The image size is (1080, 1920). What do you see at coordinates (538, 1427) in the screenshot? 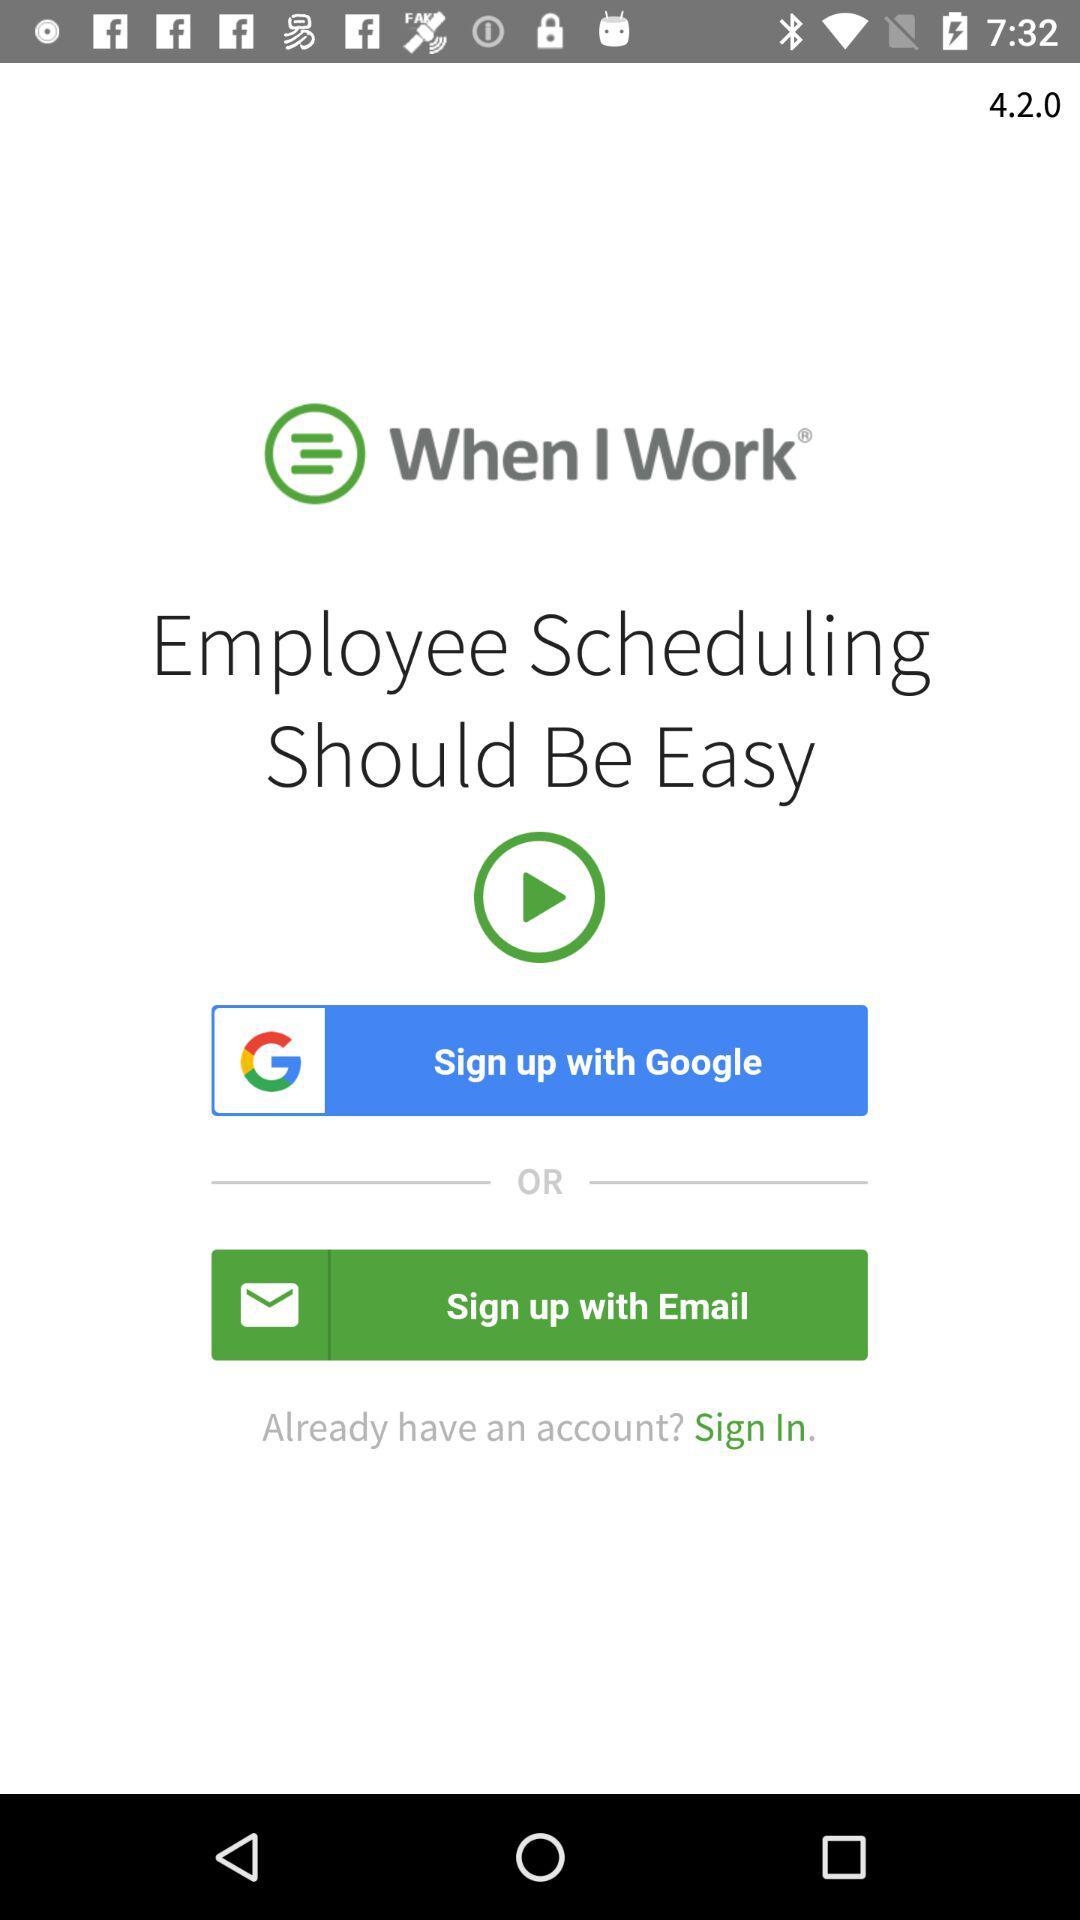
I see `the already have an item` at bounding box center [538, 1427].